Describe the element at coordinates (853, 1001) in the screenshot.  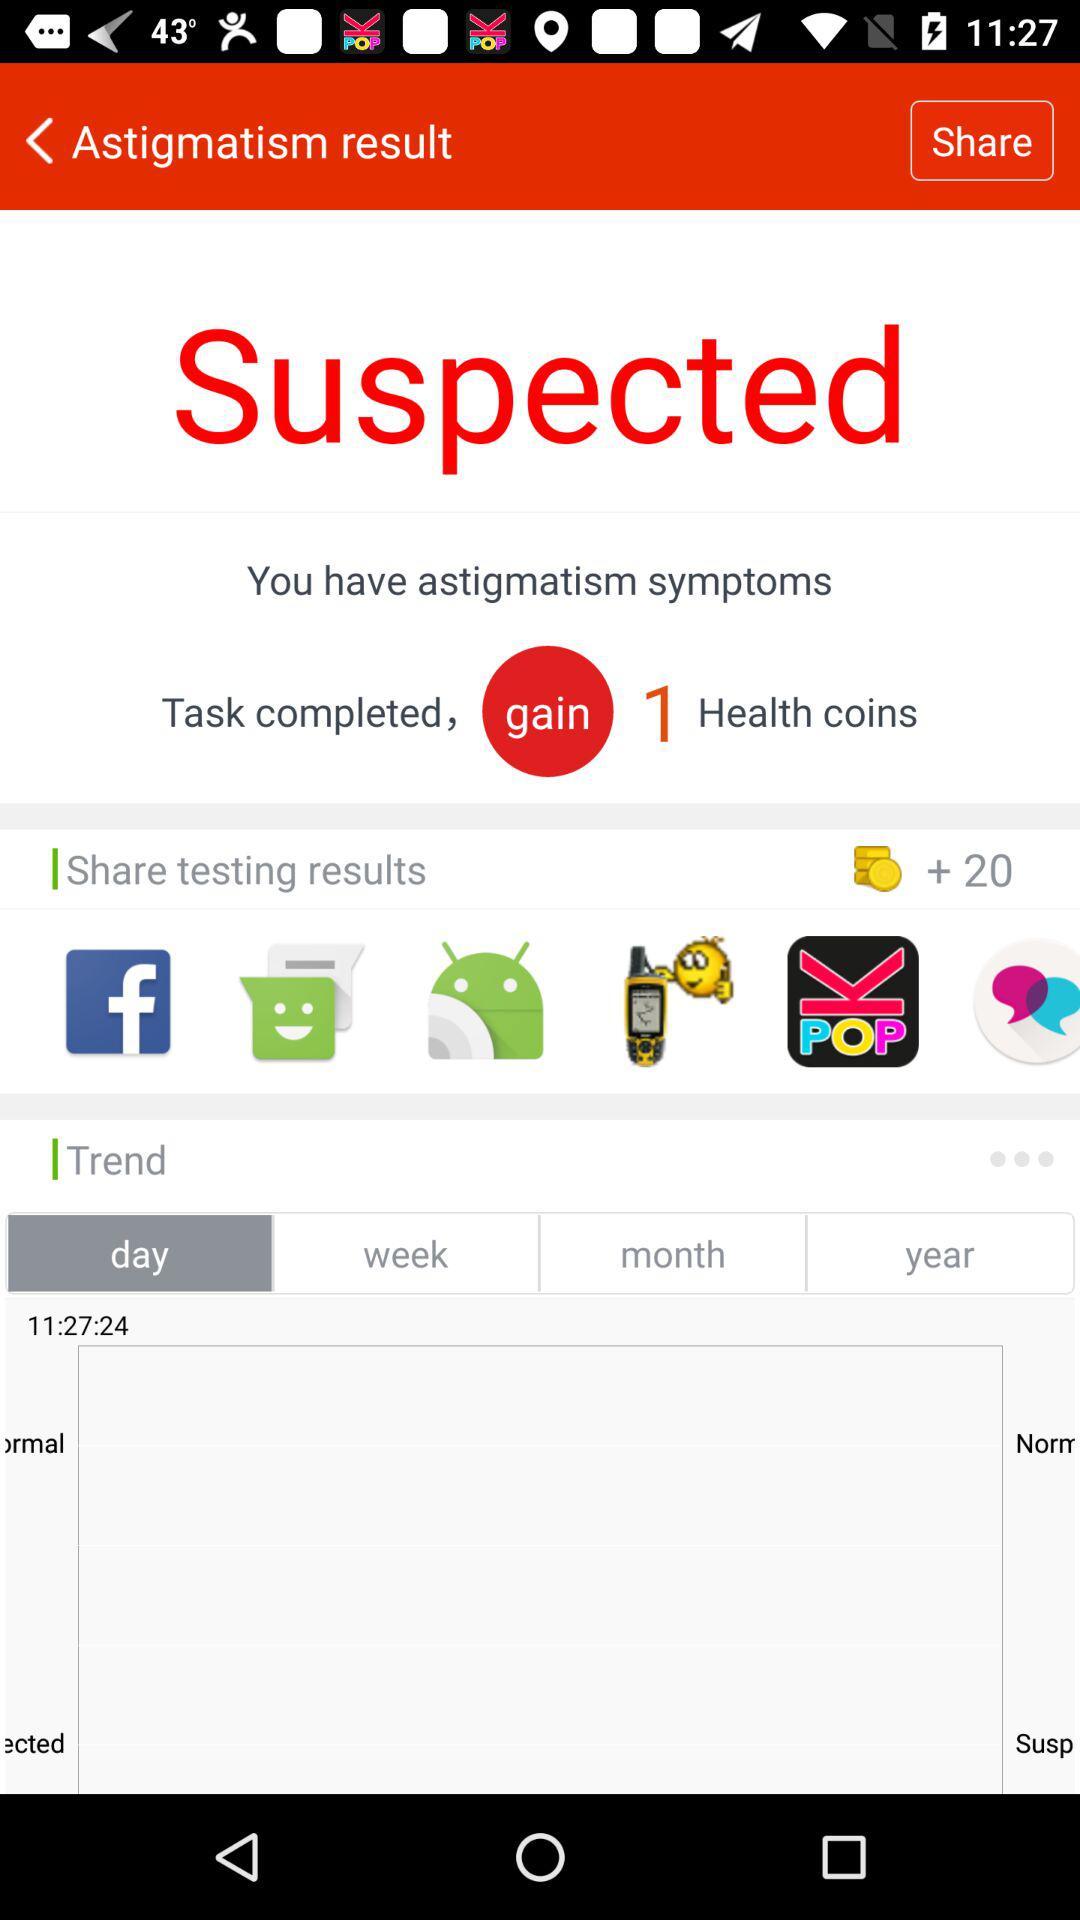
I see `share to kpop` at that location.